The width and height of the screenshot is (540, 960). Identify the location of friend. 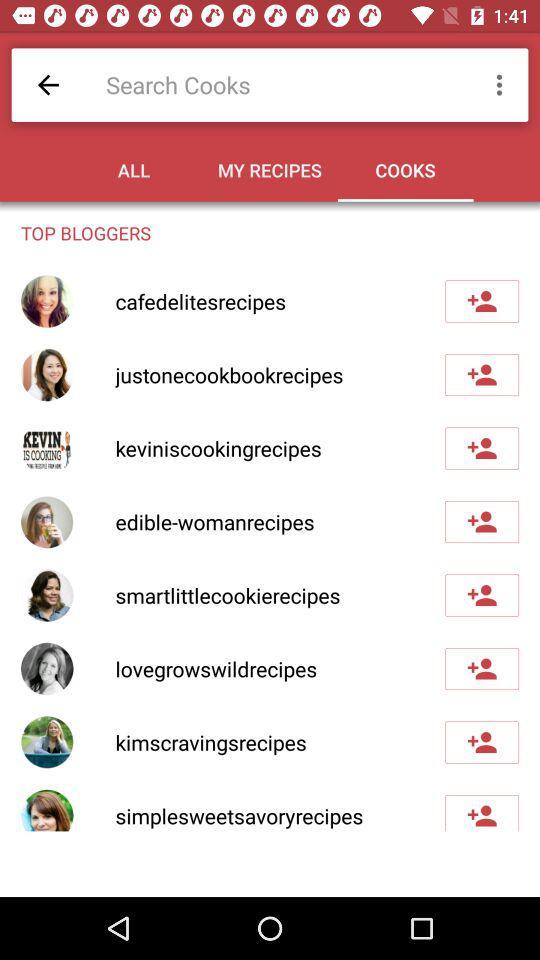
(481, 301).